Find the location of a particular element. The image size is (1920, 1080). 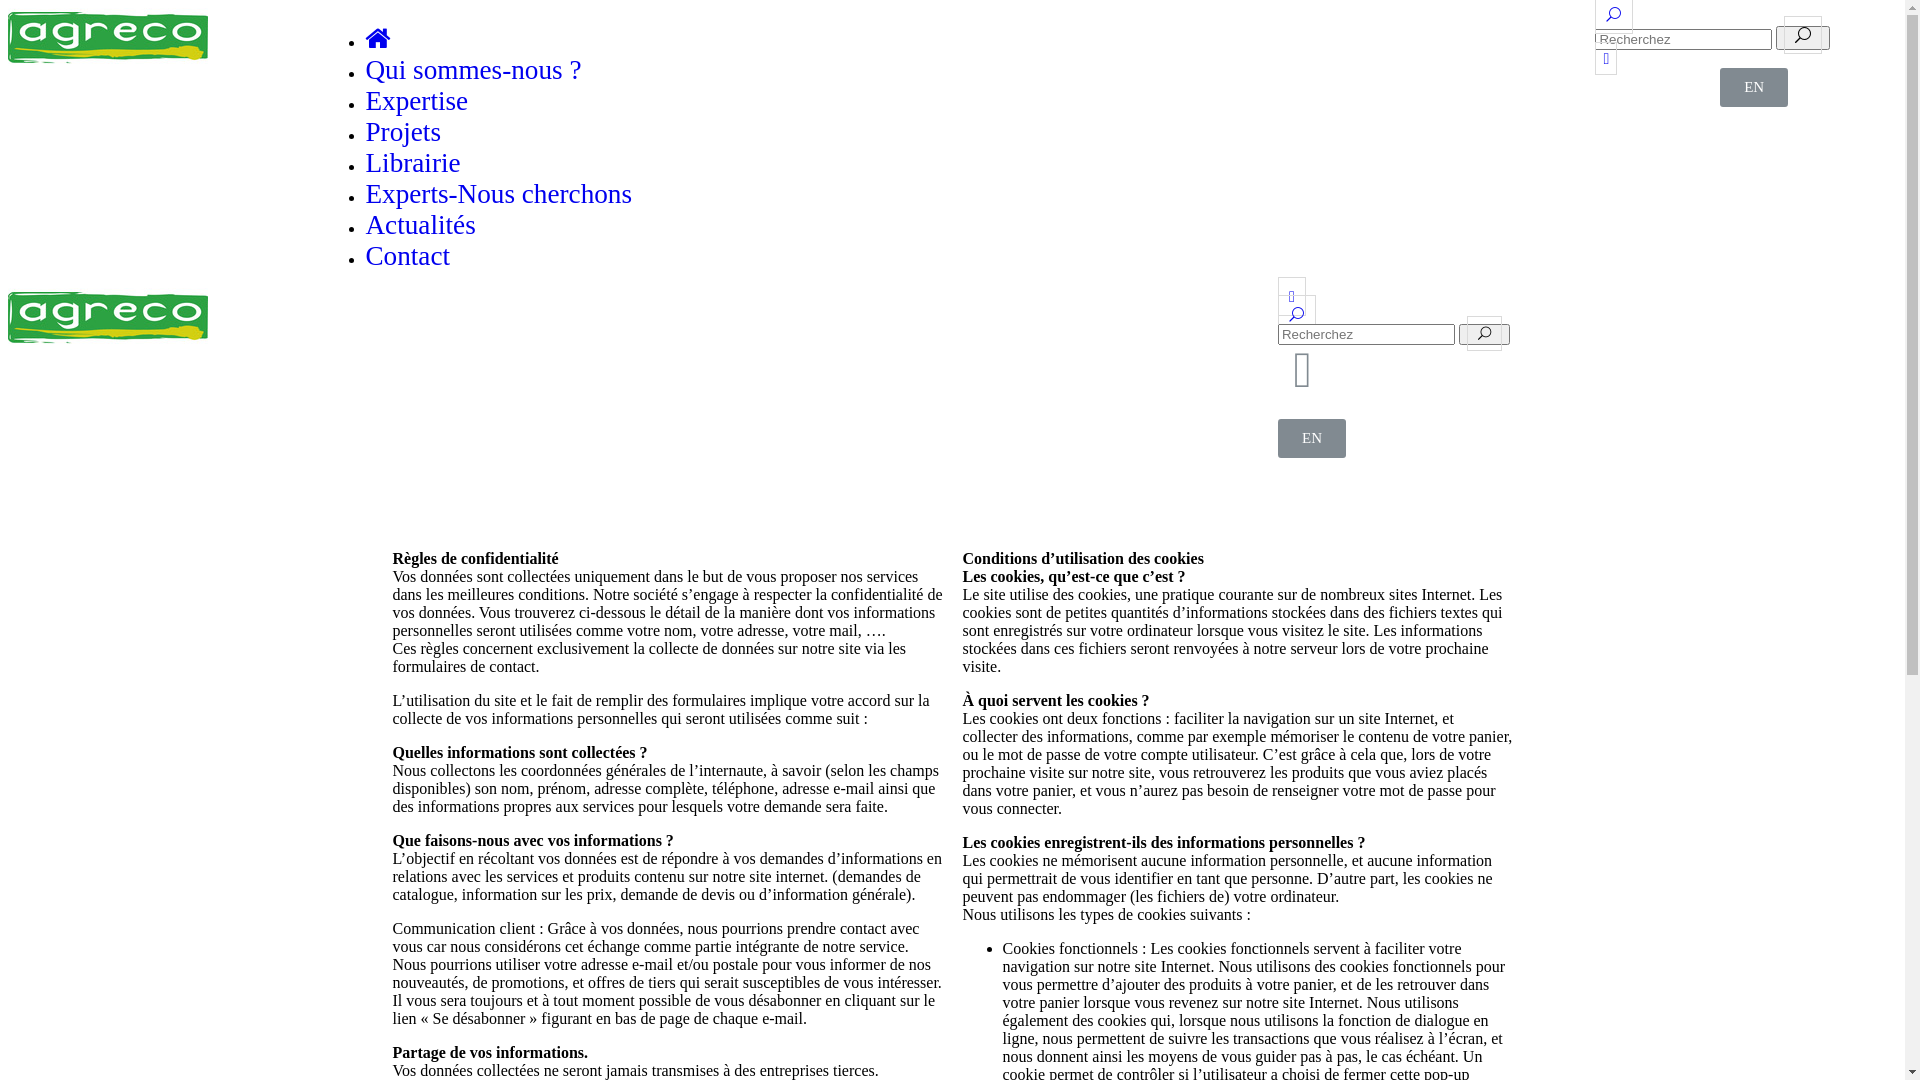

'Librairie' is located at coordinates (76, 353).